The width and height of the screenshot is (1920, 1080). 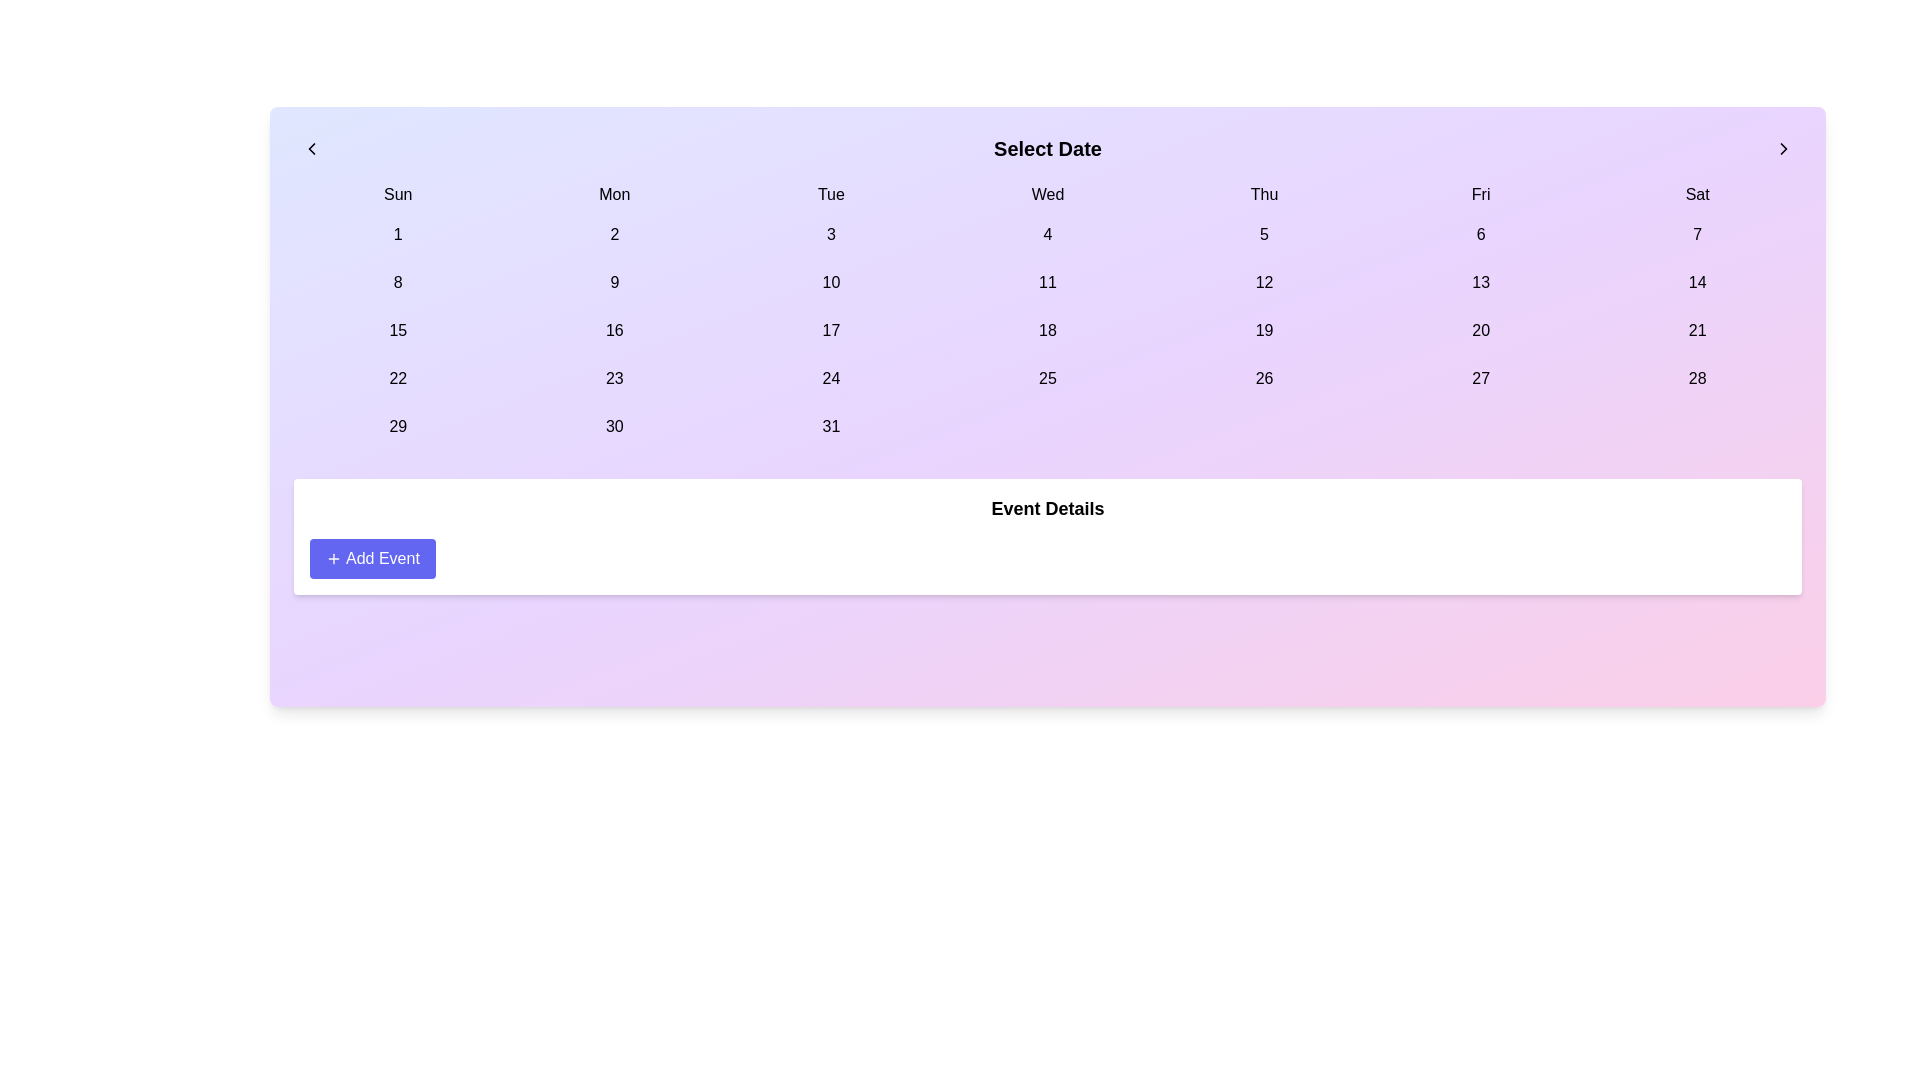 I want to click on the button that selects the 2nd day in the calendar view to change its background color, so click(x=613, y=234).